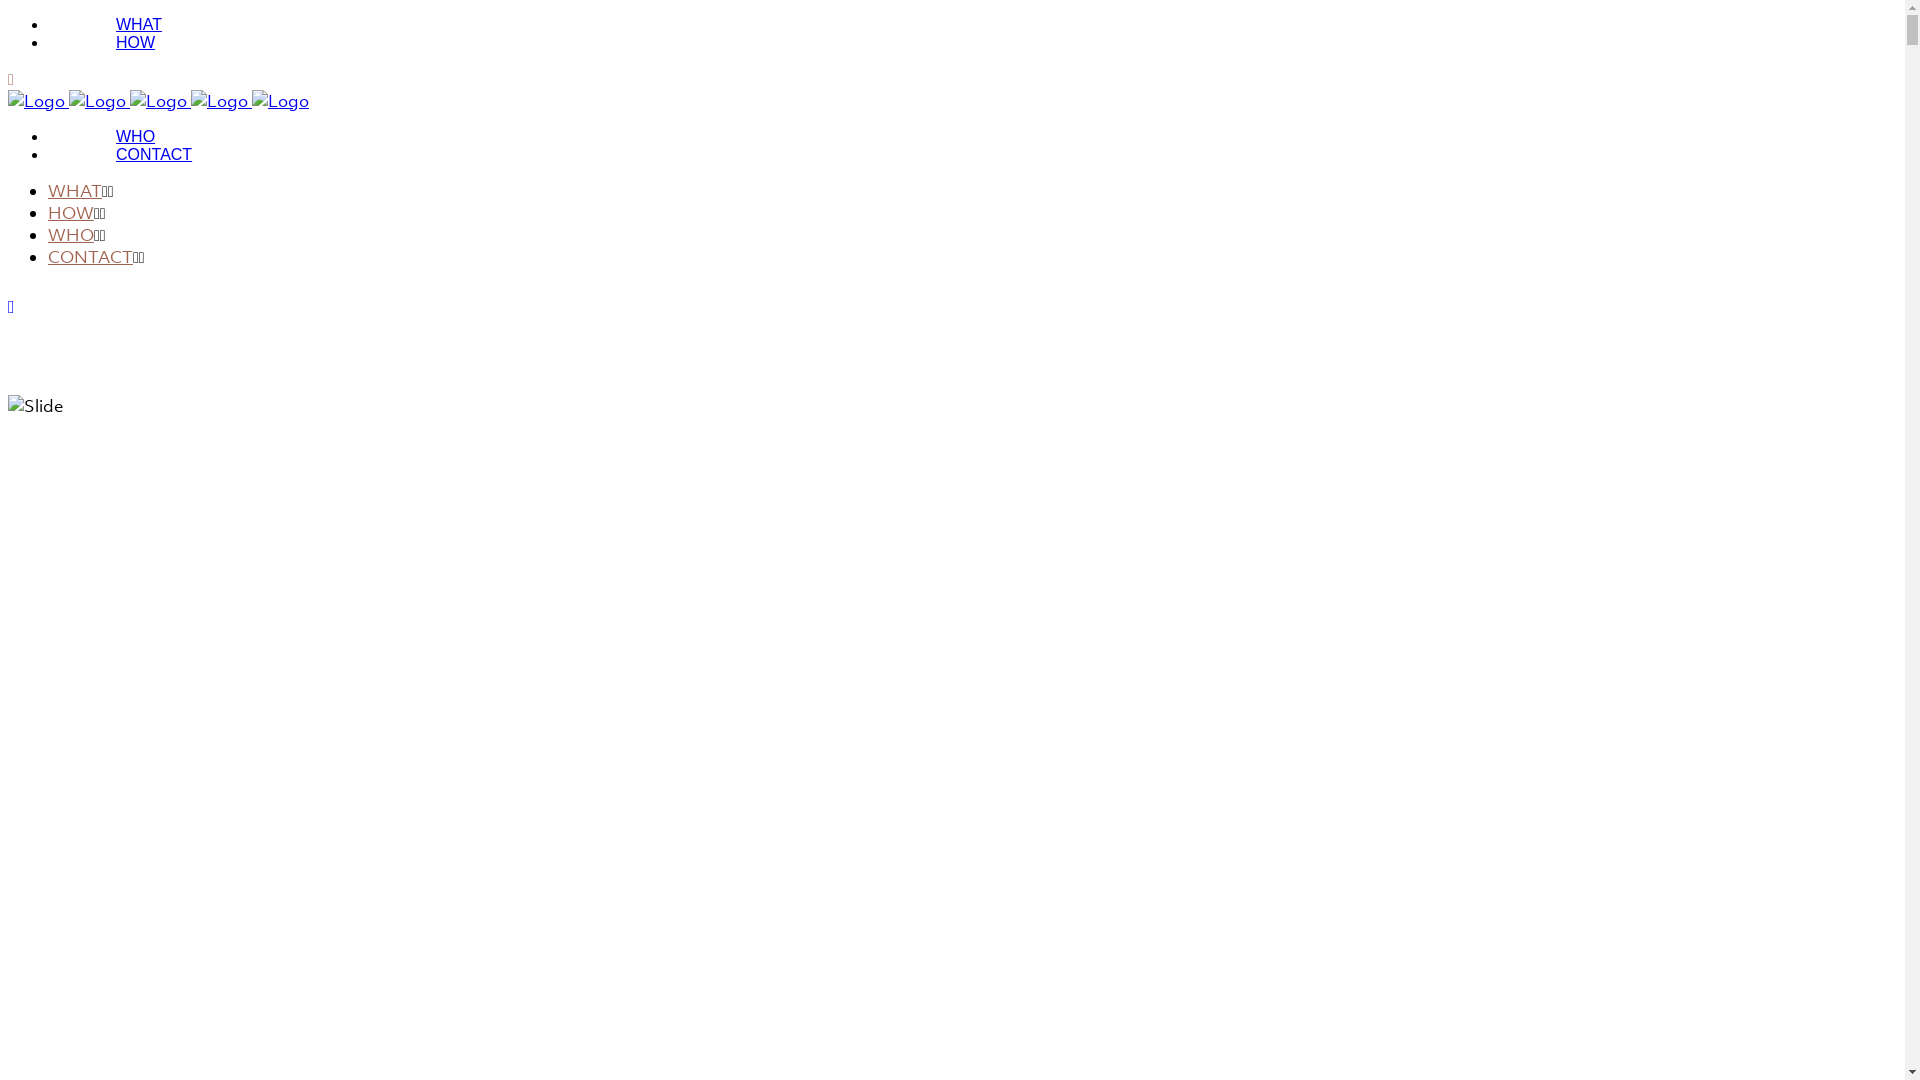 The image size is (1920, 1080). I want to click on 'WHO', so click(71, 234).